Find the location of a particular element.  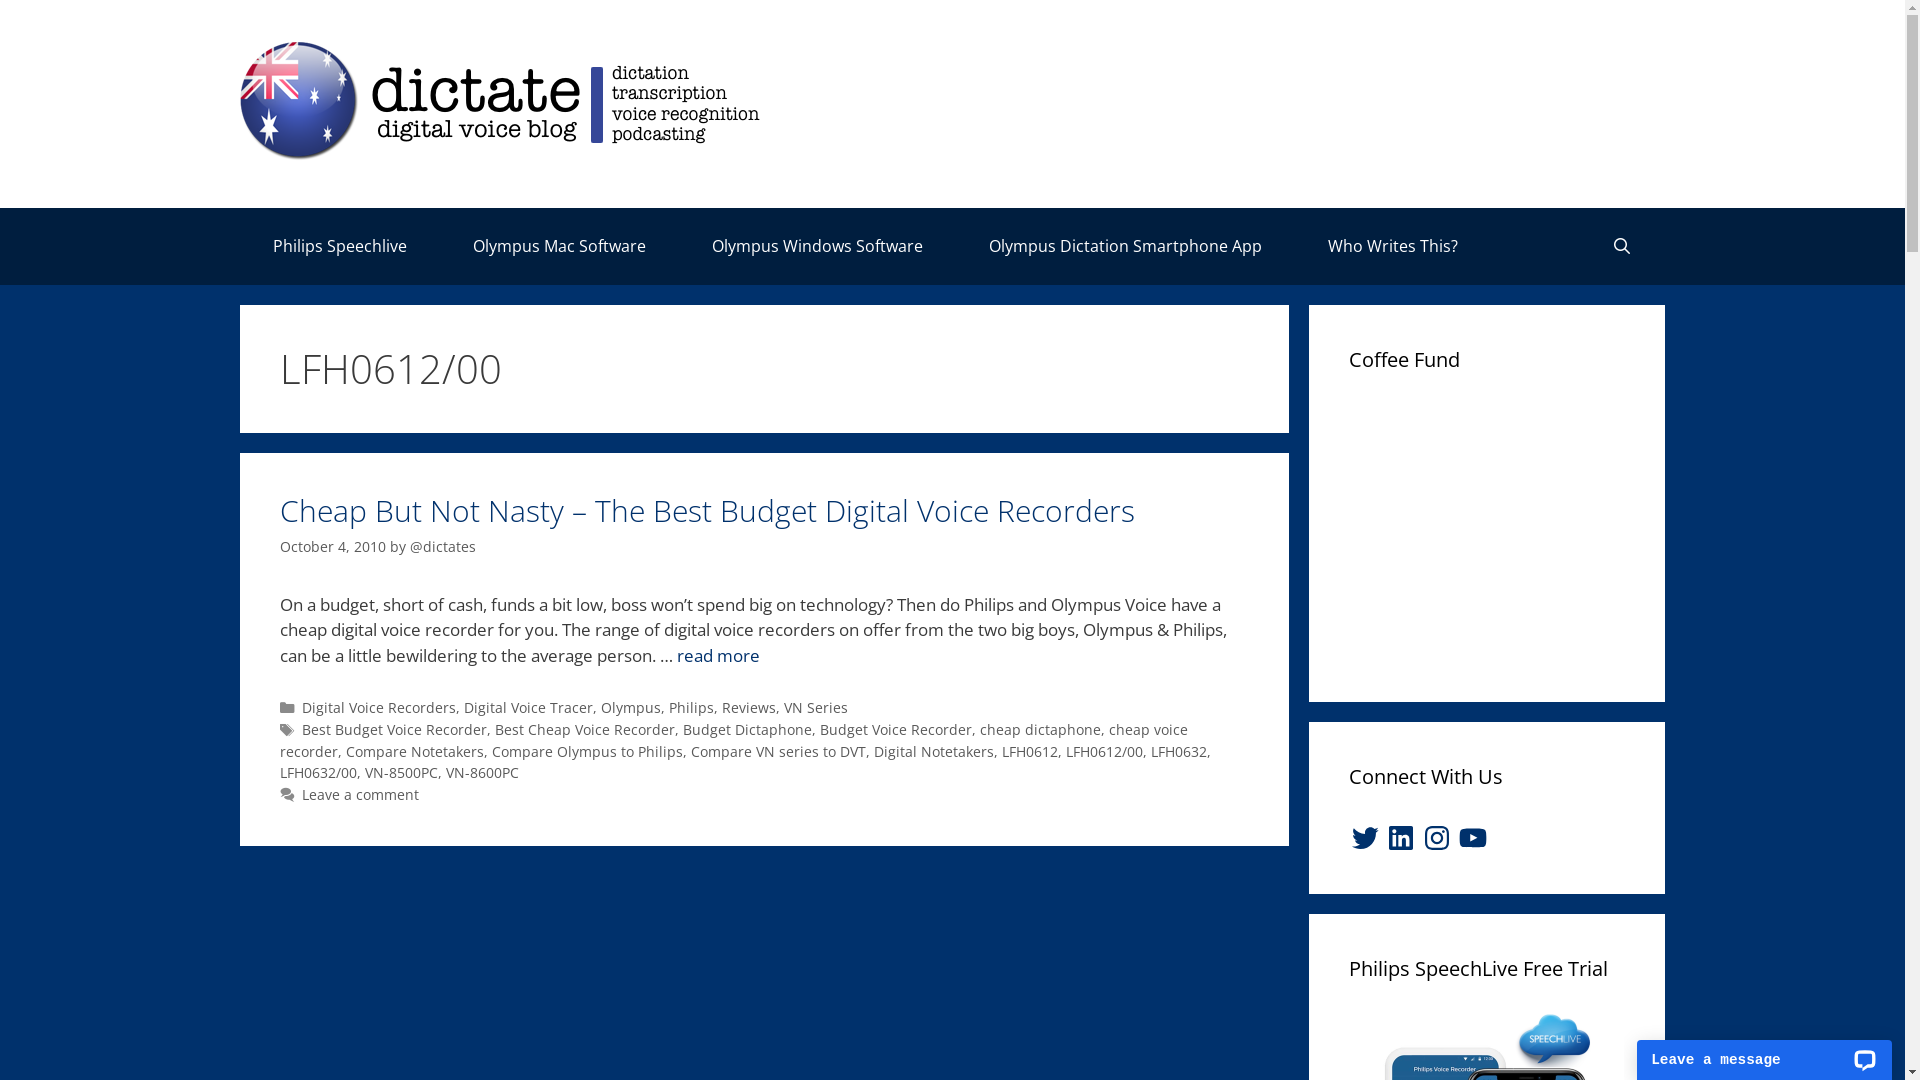

'Budget Dictaphone' is located at coordinates (746, 729).